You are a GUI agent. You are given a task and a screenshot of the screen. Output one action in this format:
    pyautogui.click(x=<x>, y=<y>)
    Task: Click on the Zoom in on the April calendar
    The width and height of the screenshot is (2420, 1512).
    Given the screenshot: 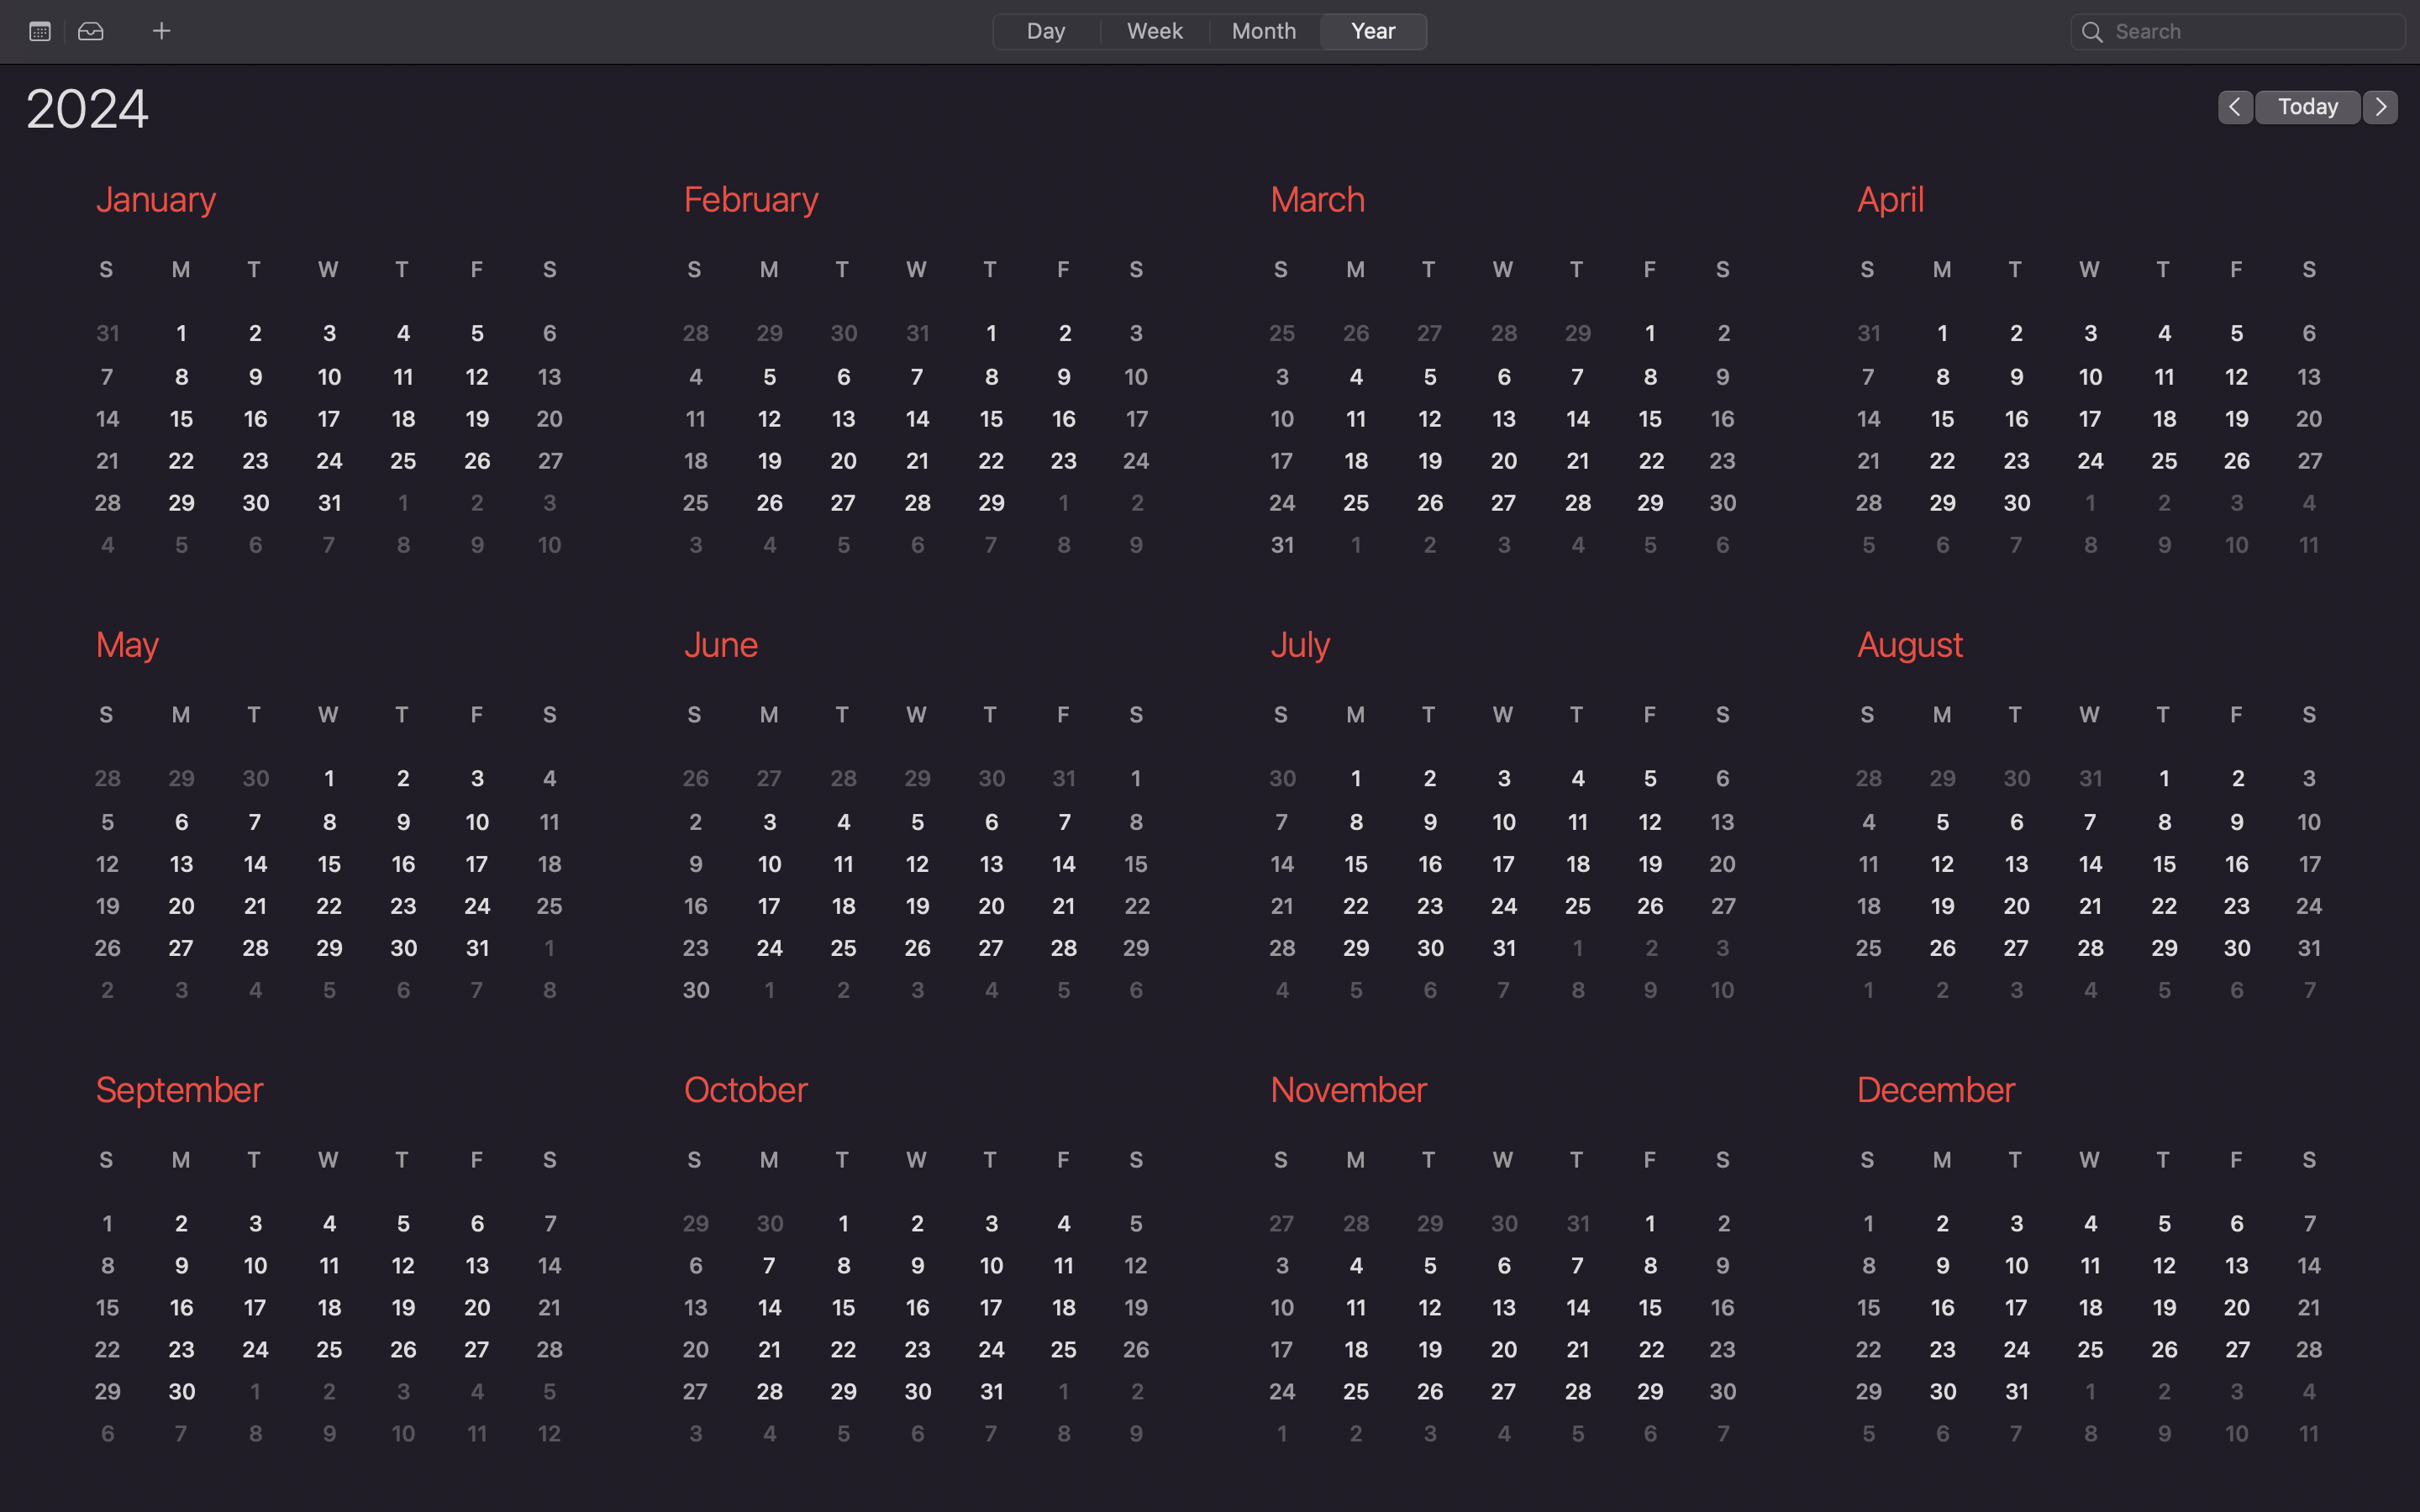 What is the action you would take?
    pyautogui.click(x=2081, y=370)
    